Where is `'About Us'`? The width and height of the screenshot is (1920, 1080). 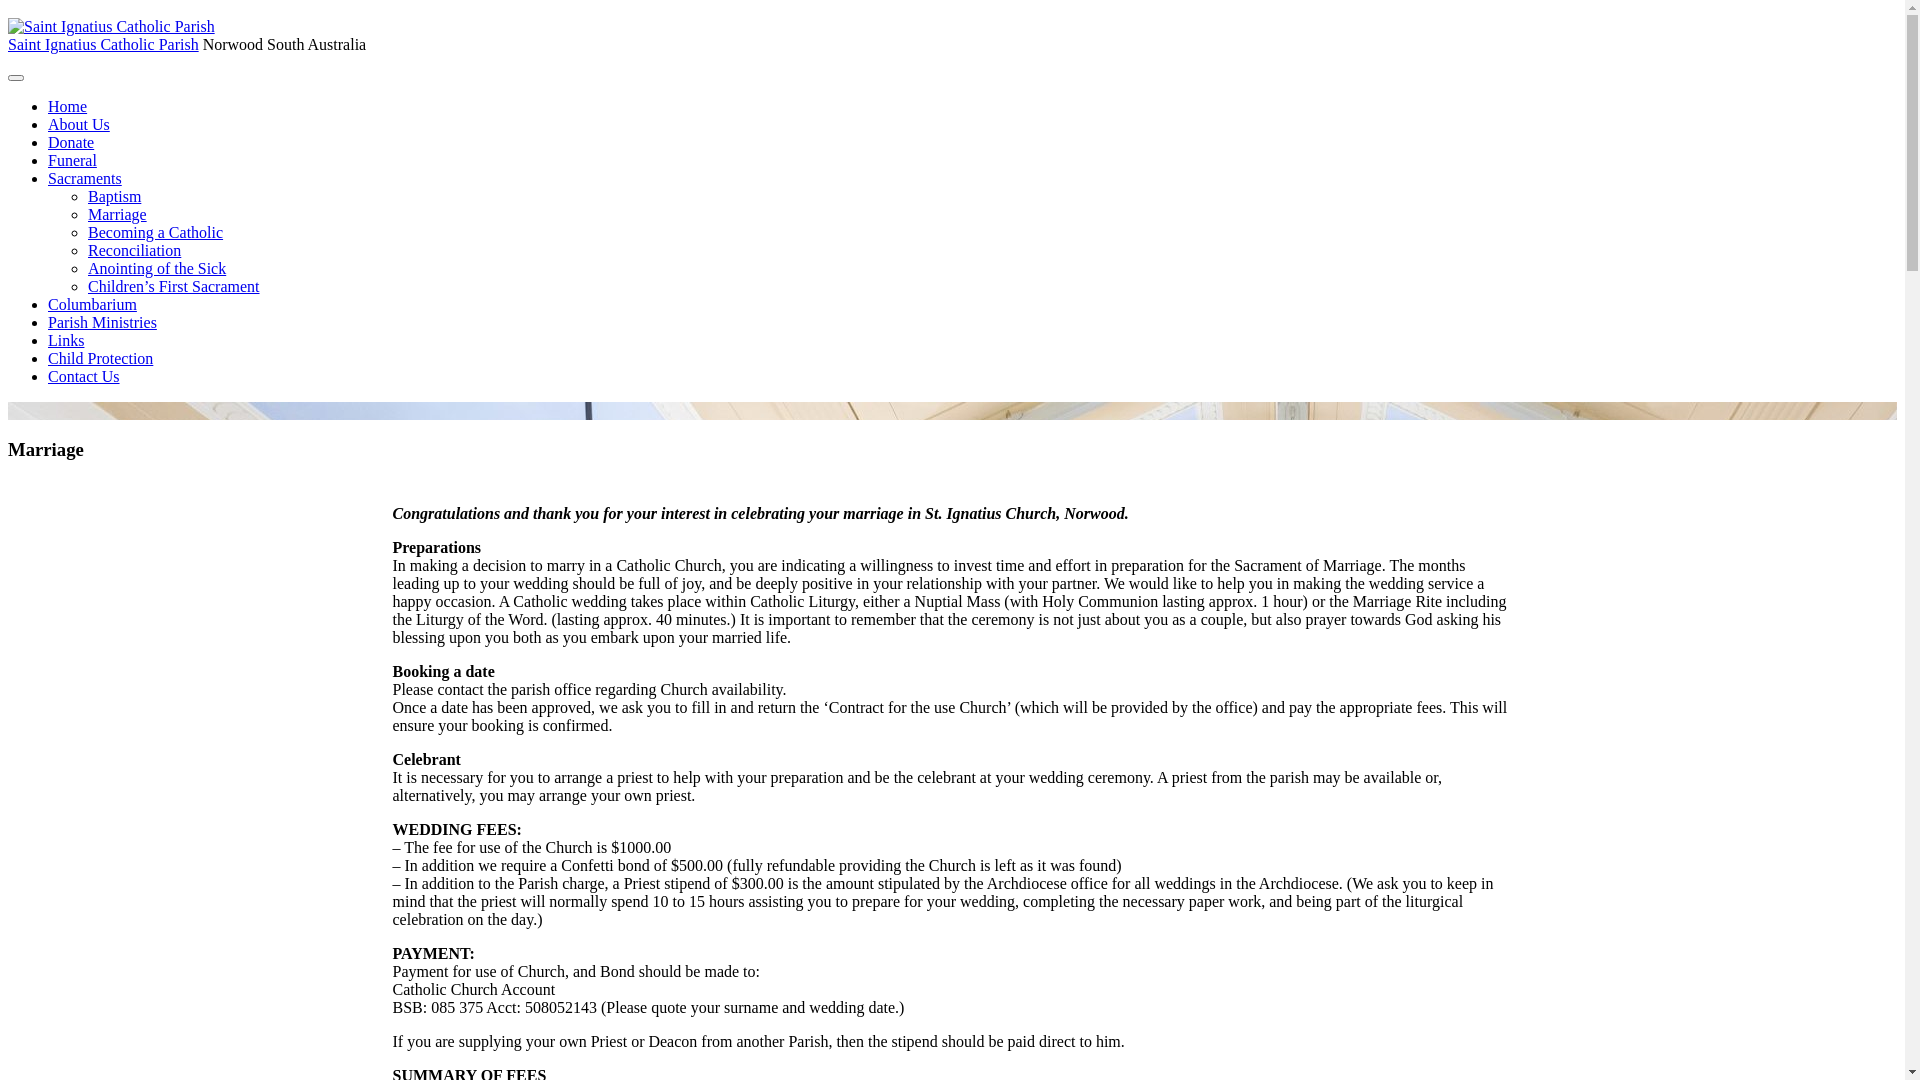 'About Us' is located at coordinates (78, 124).